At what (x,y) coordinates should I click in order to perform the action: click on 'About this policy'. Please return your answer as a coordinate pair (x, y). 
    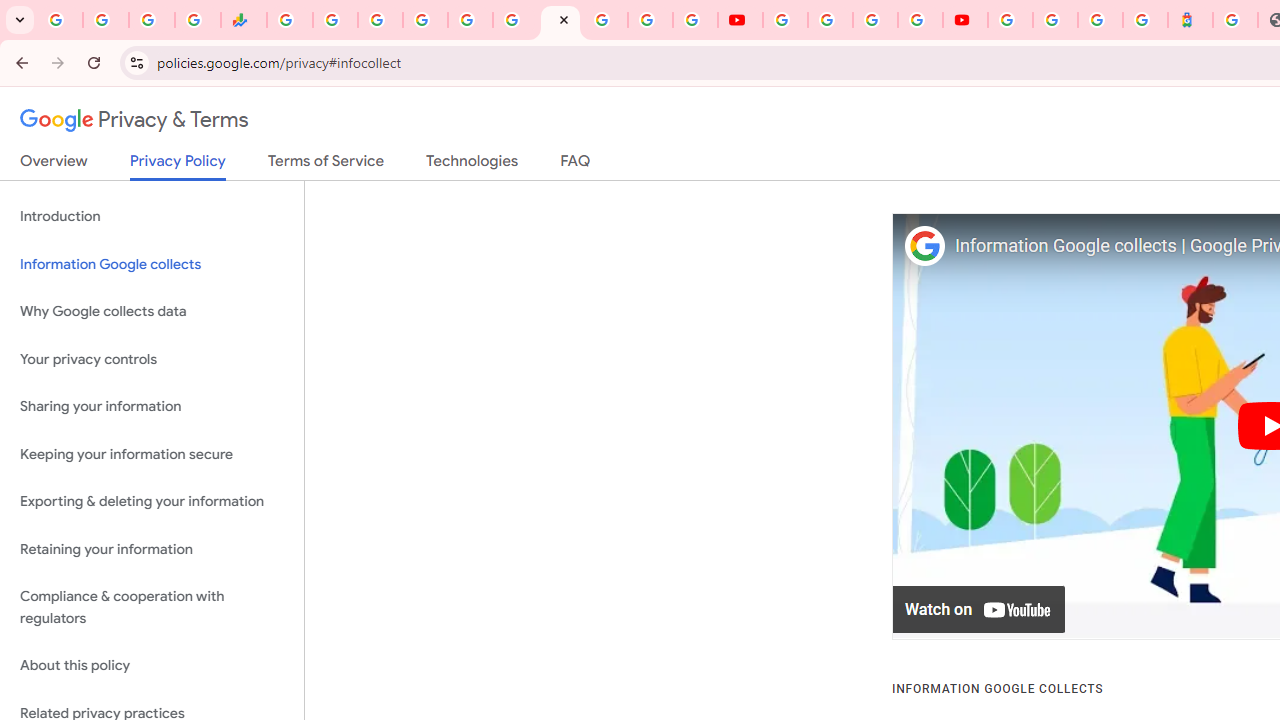
    Looking at the image, I should click on (151, 666).